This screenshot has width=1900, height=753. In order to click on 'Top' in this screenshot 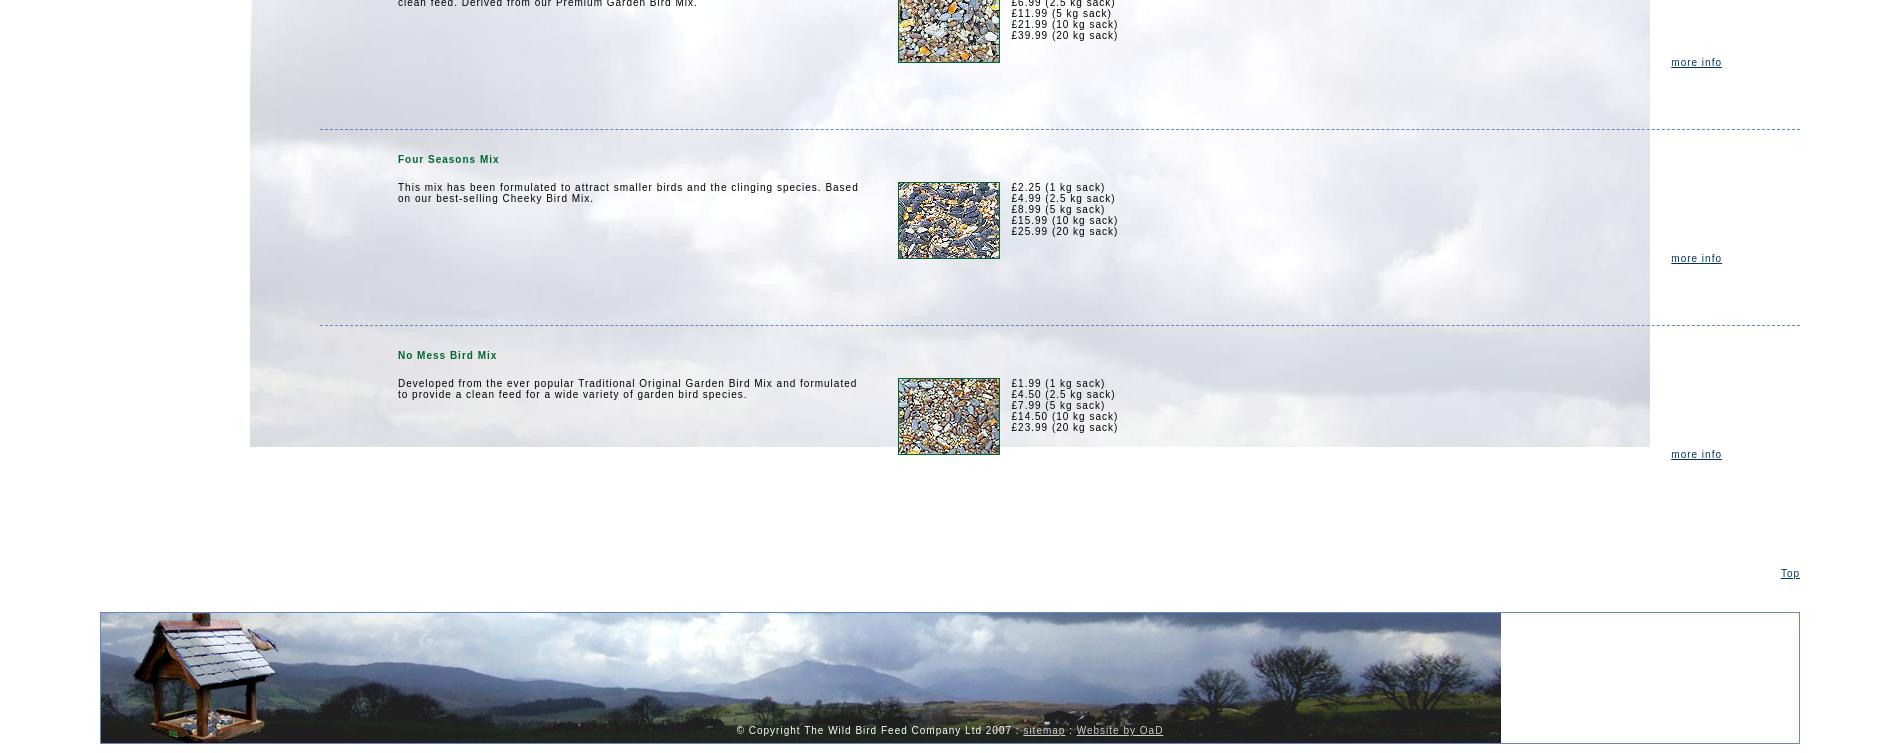, I will do `click(1788, 573)`.